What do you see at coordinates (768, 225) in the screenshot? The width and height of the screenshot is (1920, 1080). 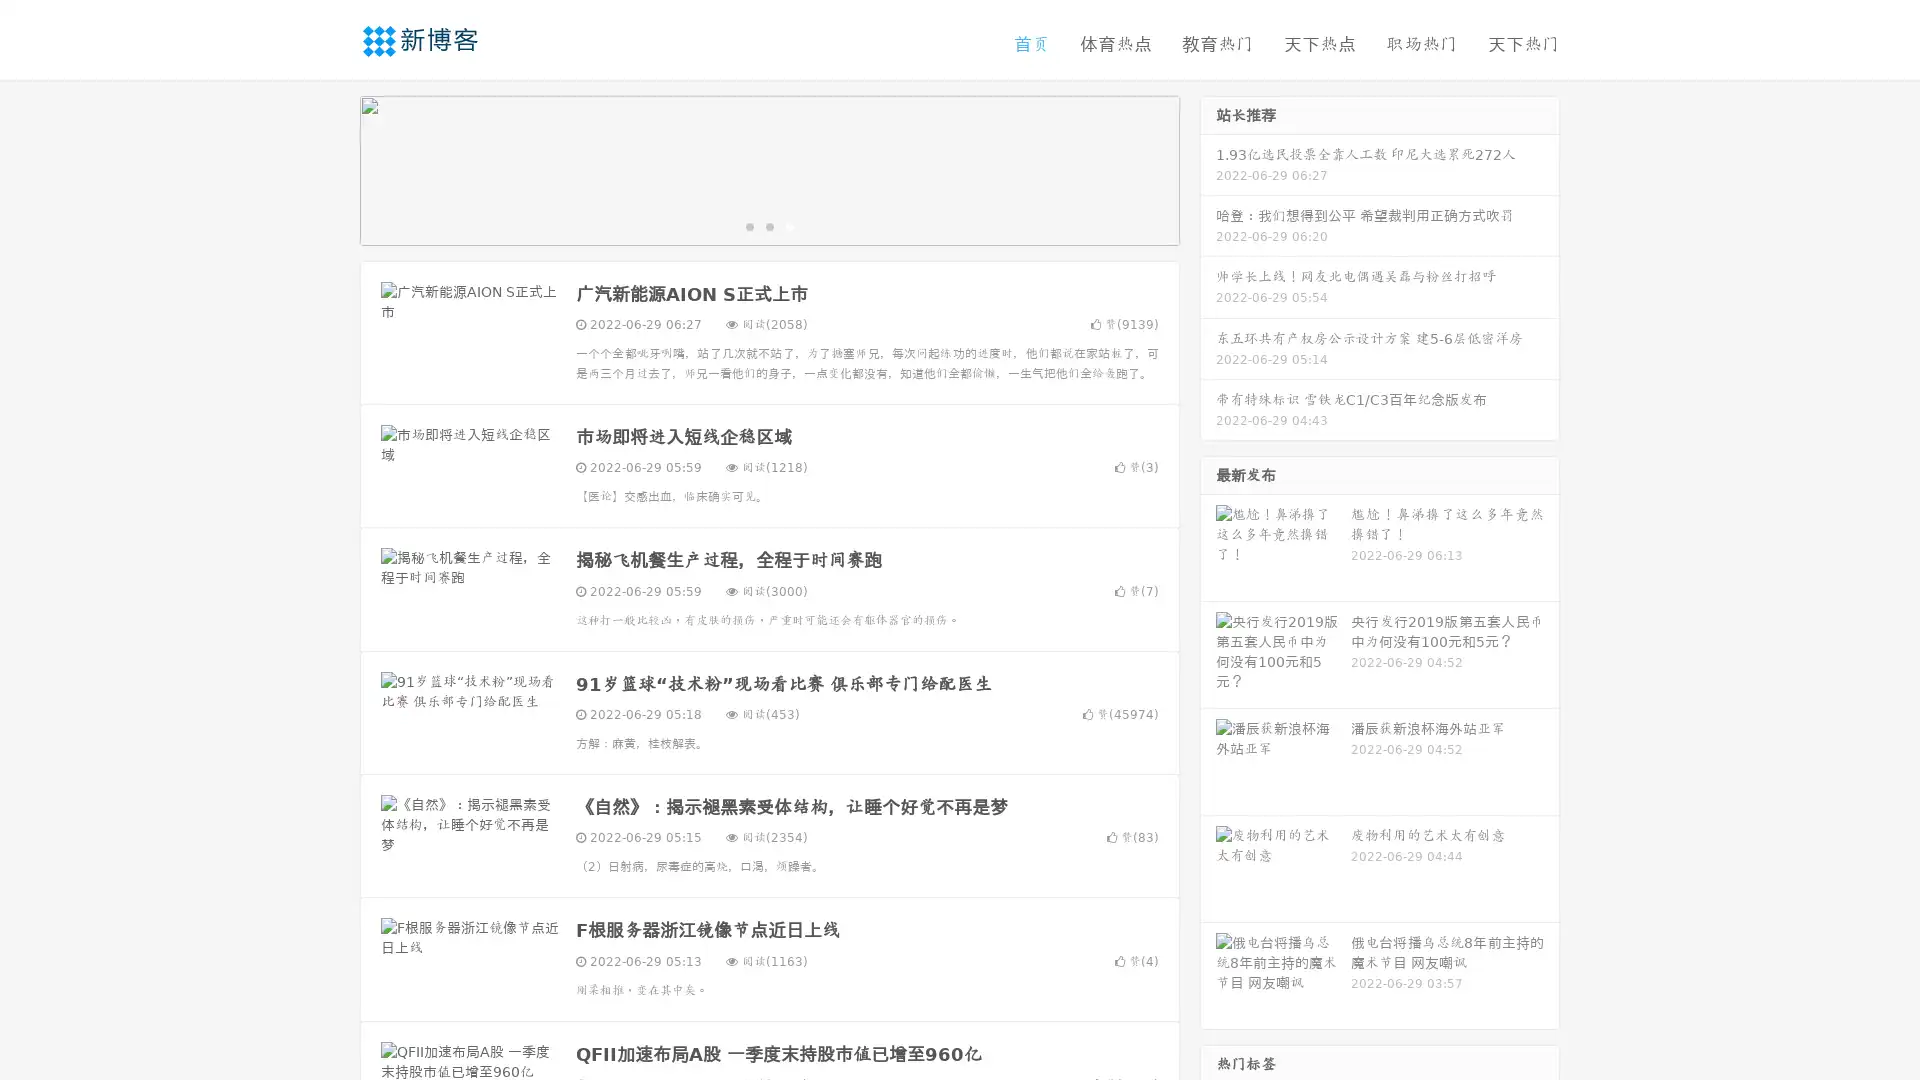 I see `Go to slide 2` at bounding box center [768, 225].